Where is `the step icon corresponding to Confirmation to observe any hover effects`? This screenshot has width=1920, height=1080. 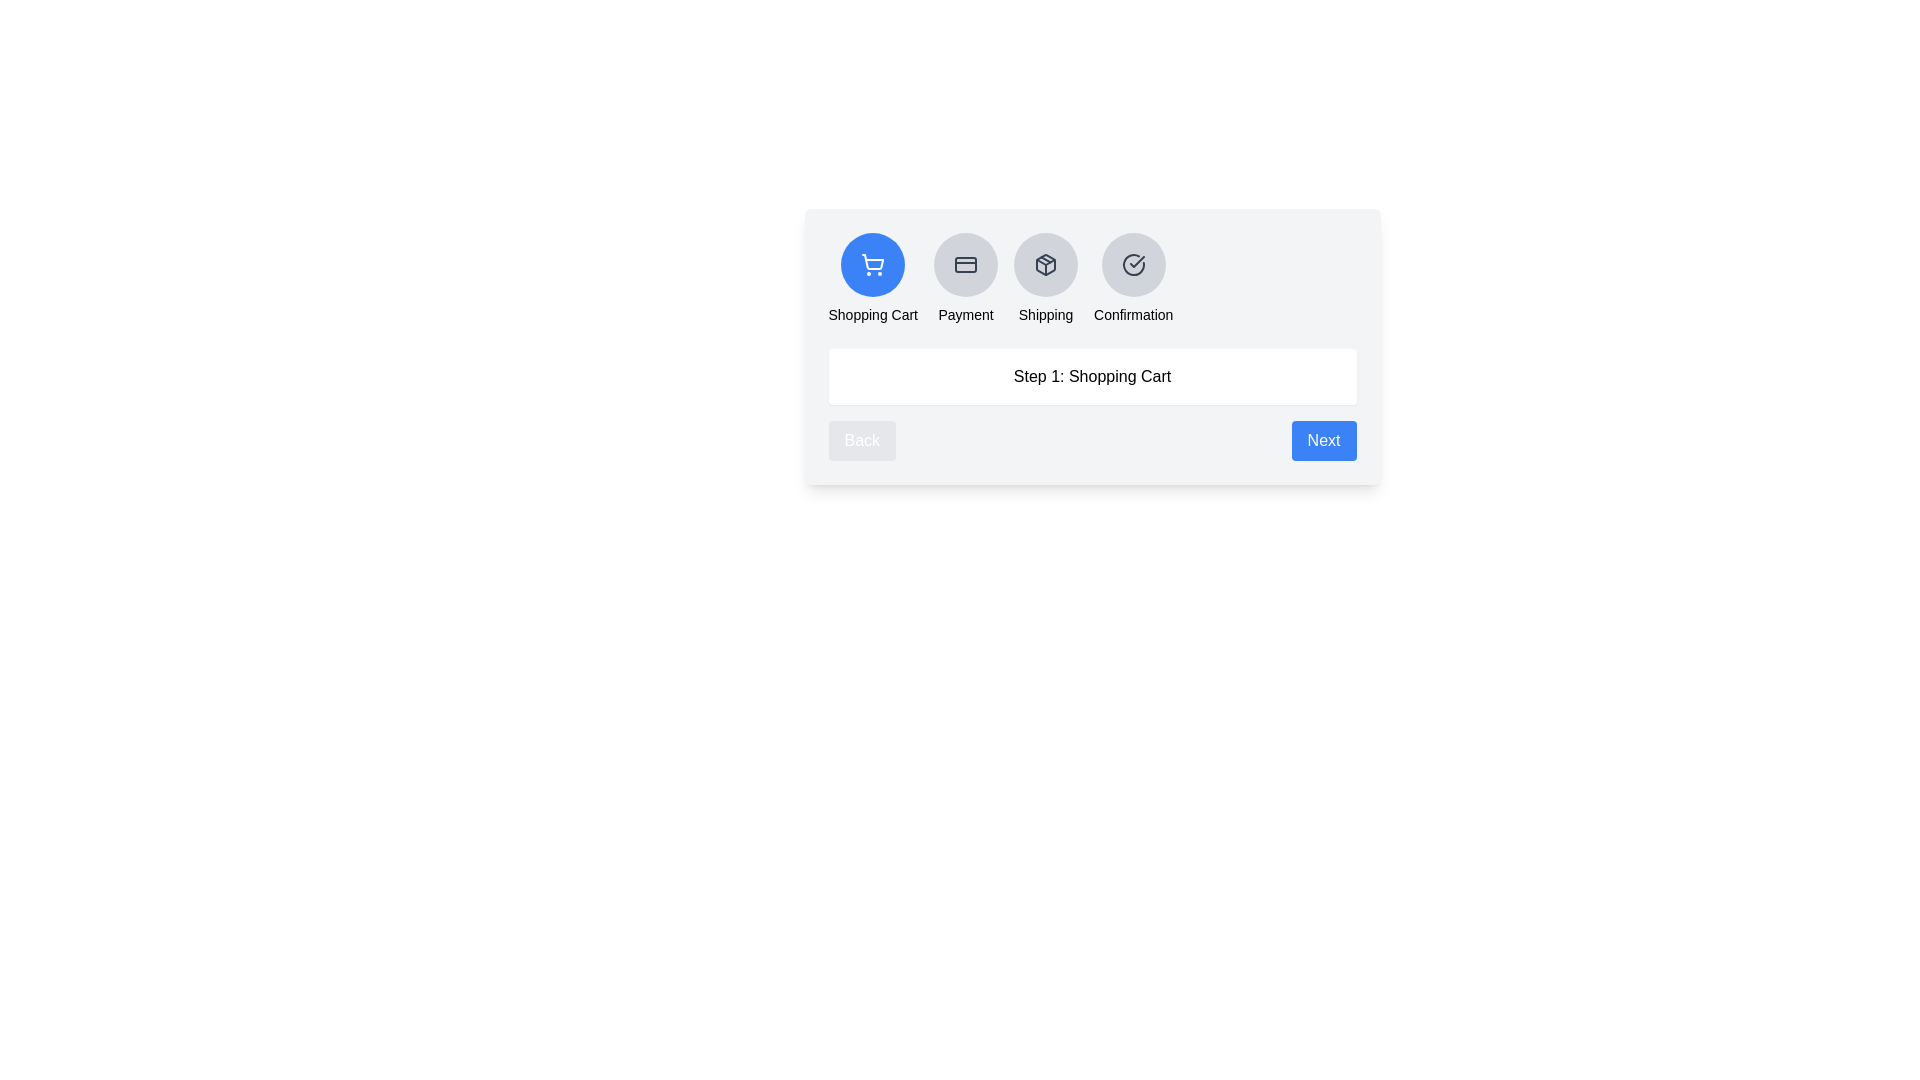
the step icon corresponding to Confirmation to observe any hover effects is located at coordinates (1133, 264).